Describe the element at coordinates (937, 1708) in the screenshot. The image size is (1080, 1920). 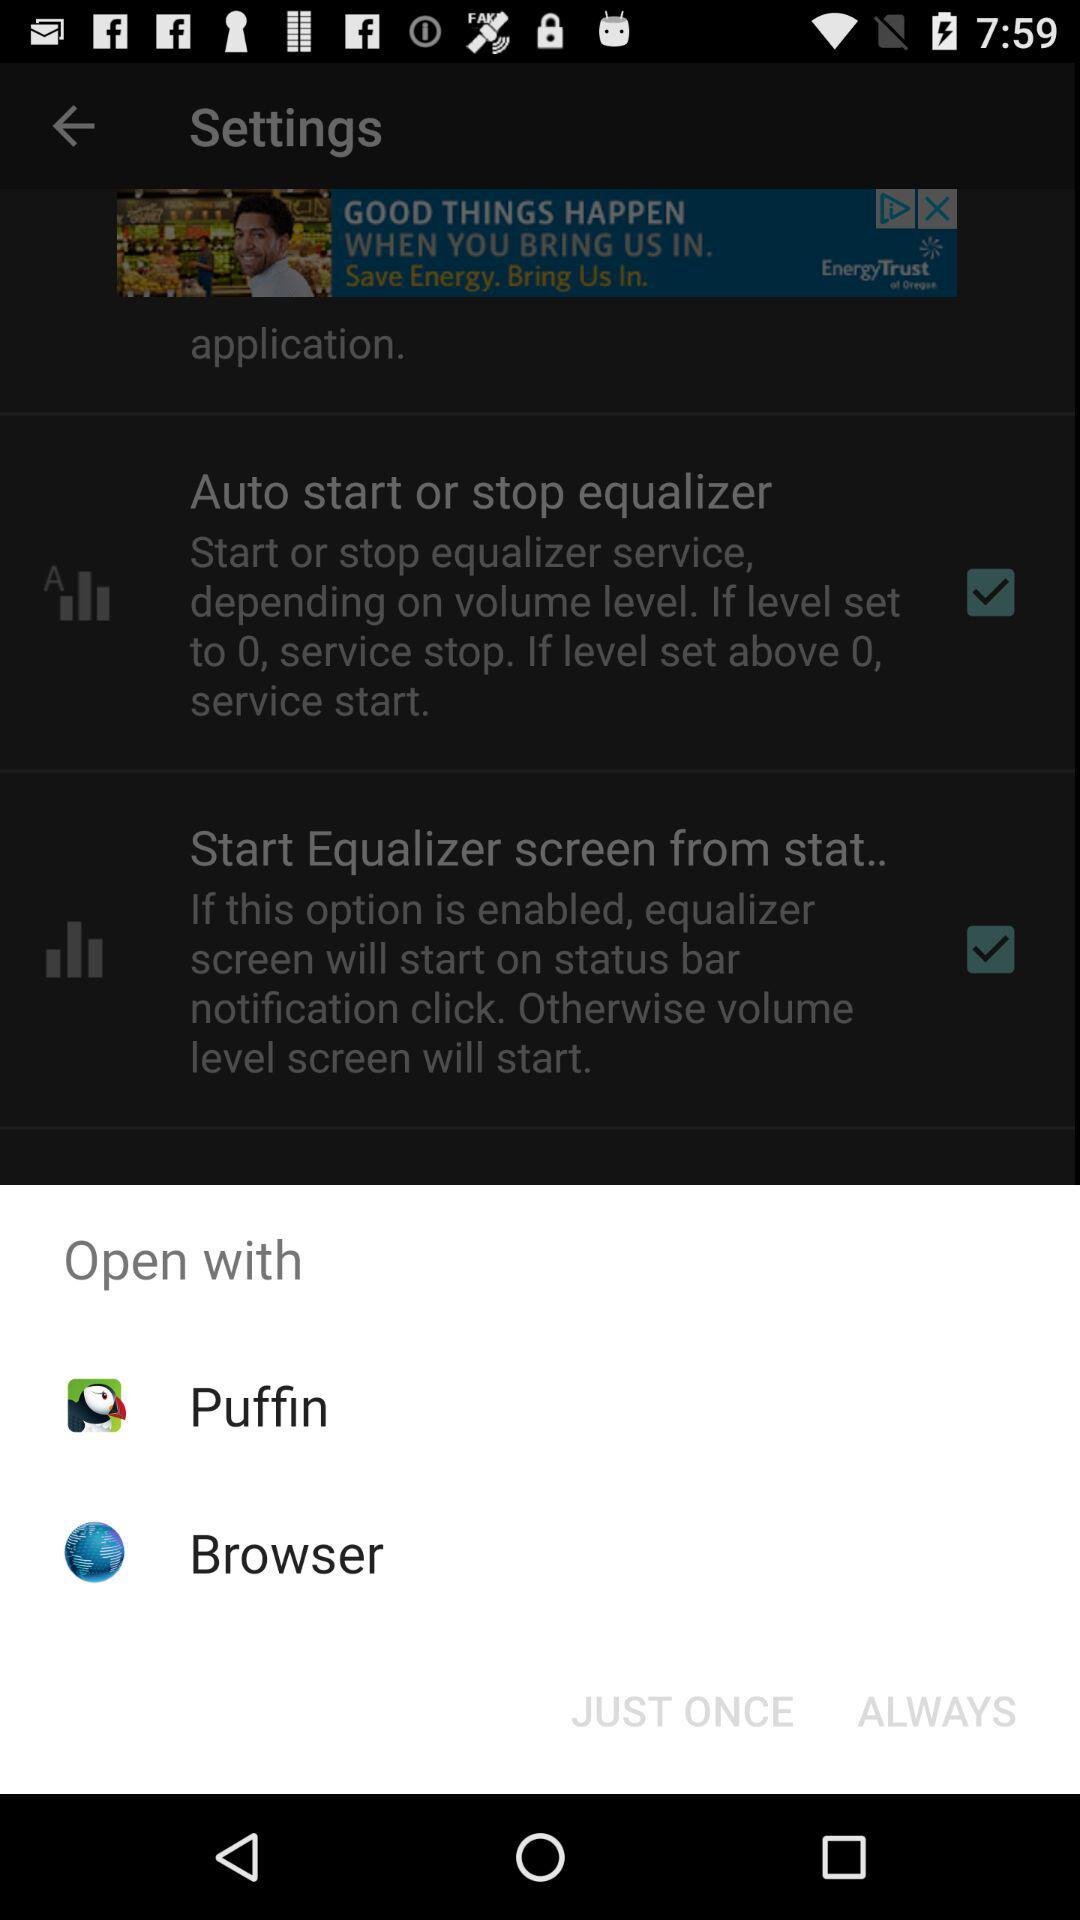
I see `app below the open with icon` at that location.